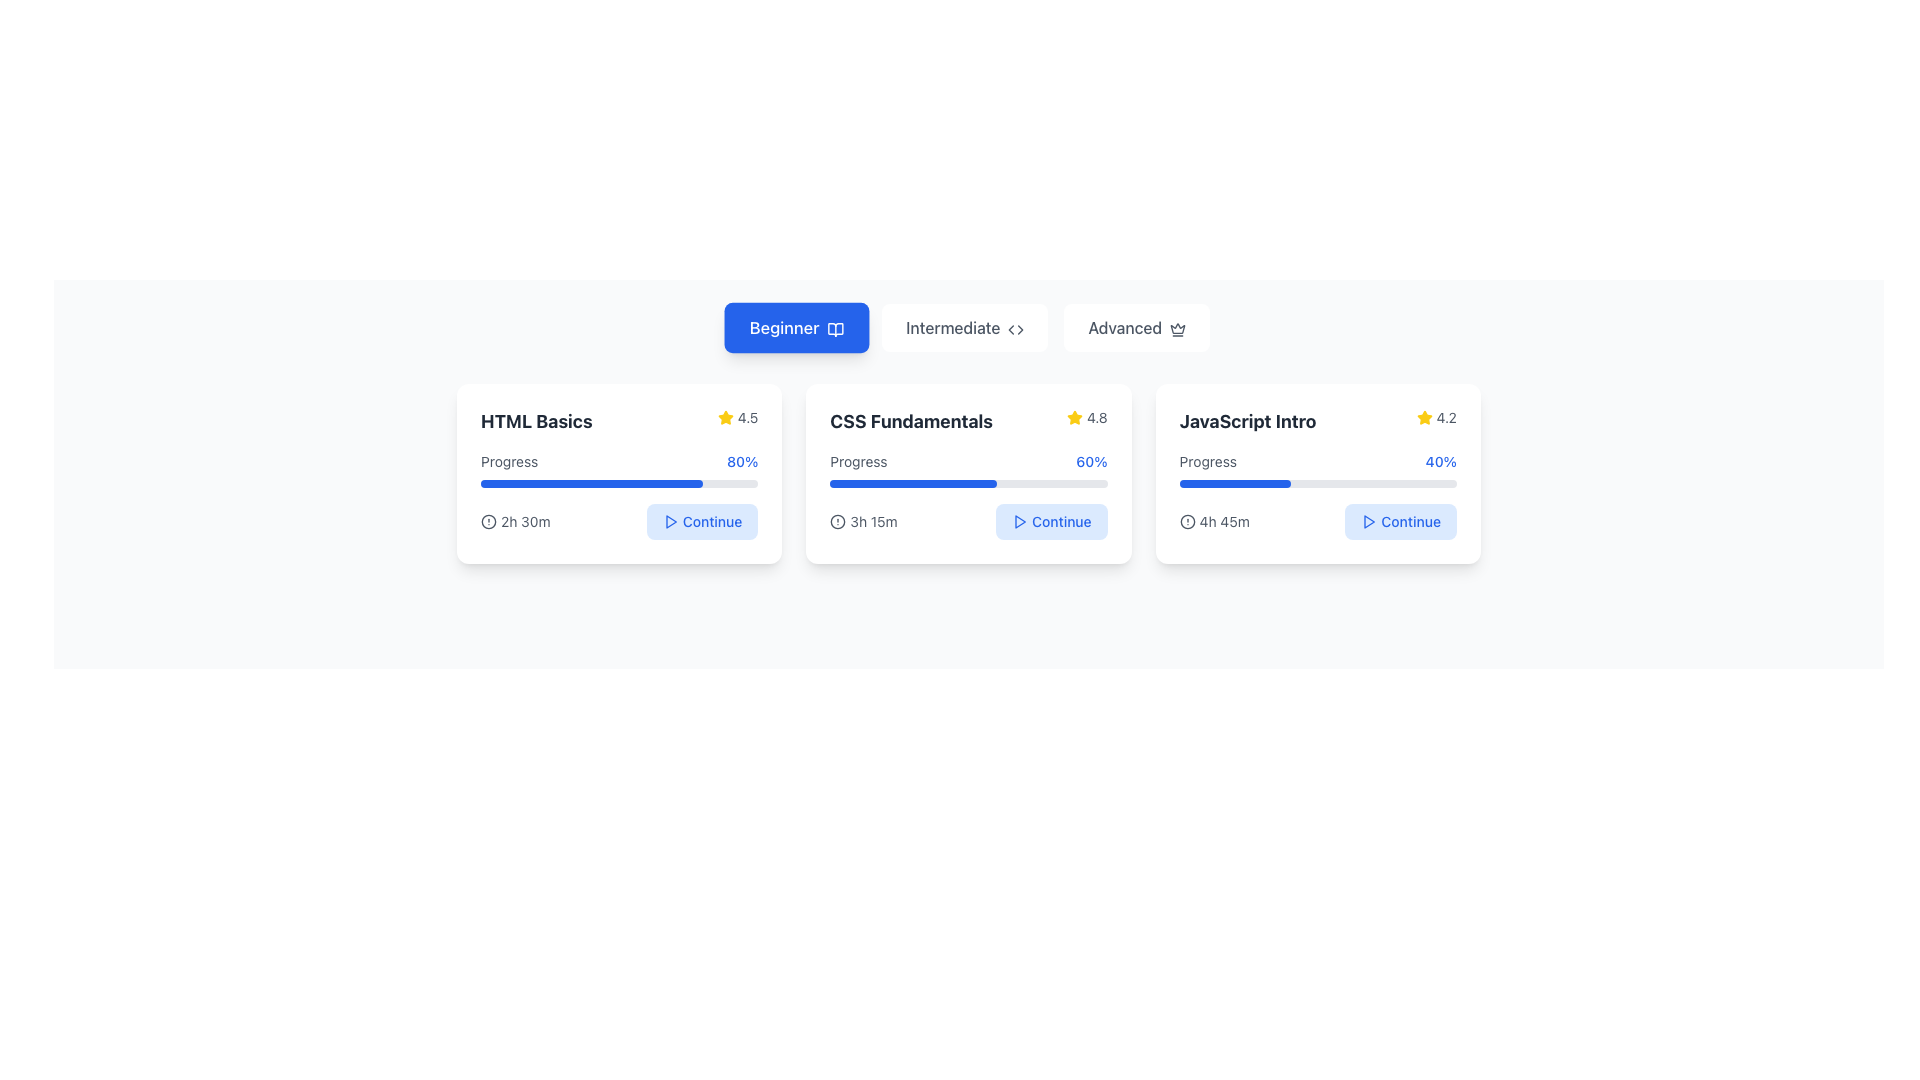 Image resolution: width=1920 pixels, height=1080 pixels. What do you see at coordinates (838, 520) in the screenshot?
I see `Circle SVG element located near the top-center of the UI, which serves as a visual indicator for status or alerts` at bounding box center [838, 520].